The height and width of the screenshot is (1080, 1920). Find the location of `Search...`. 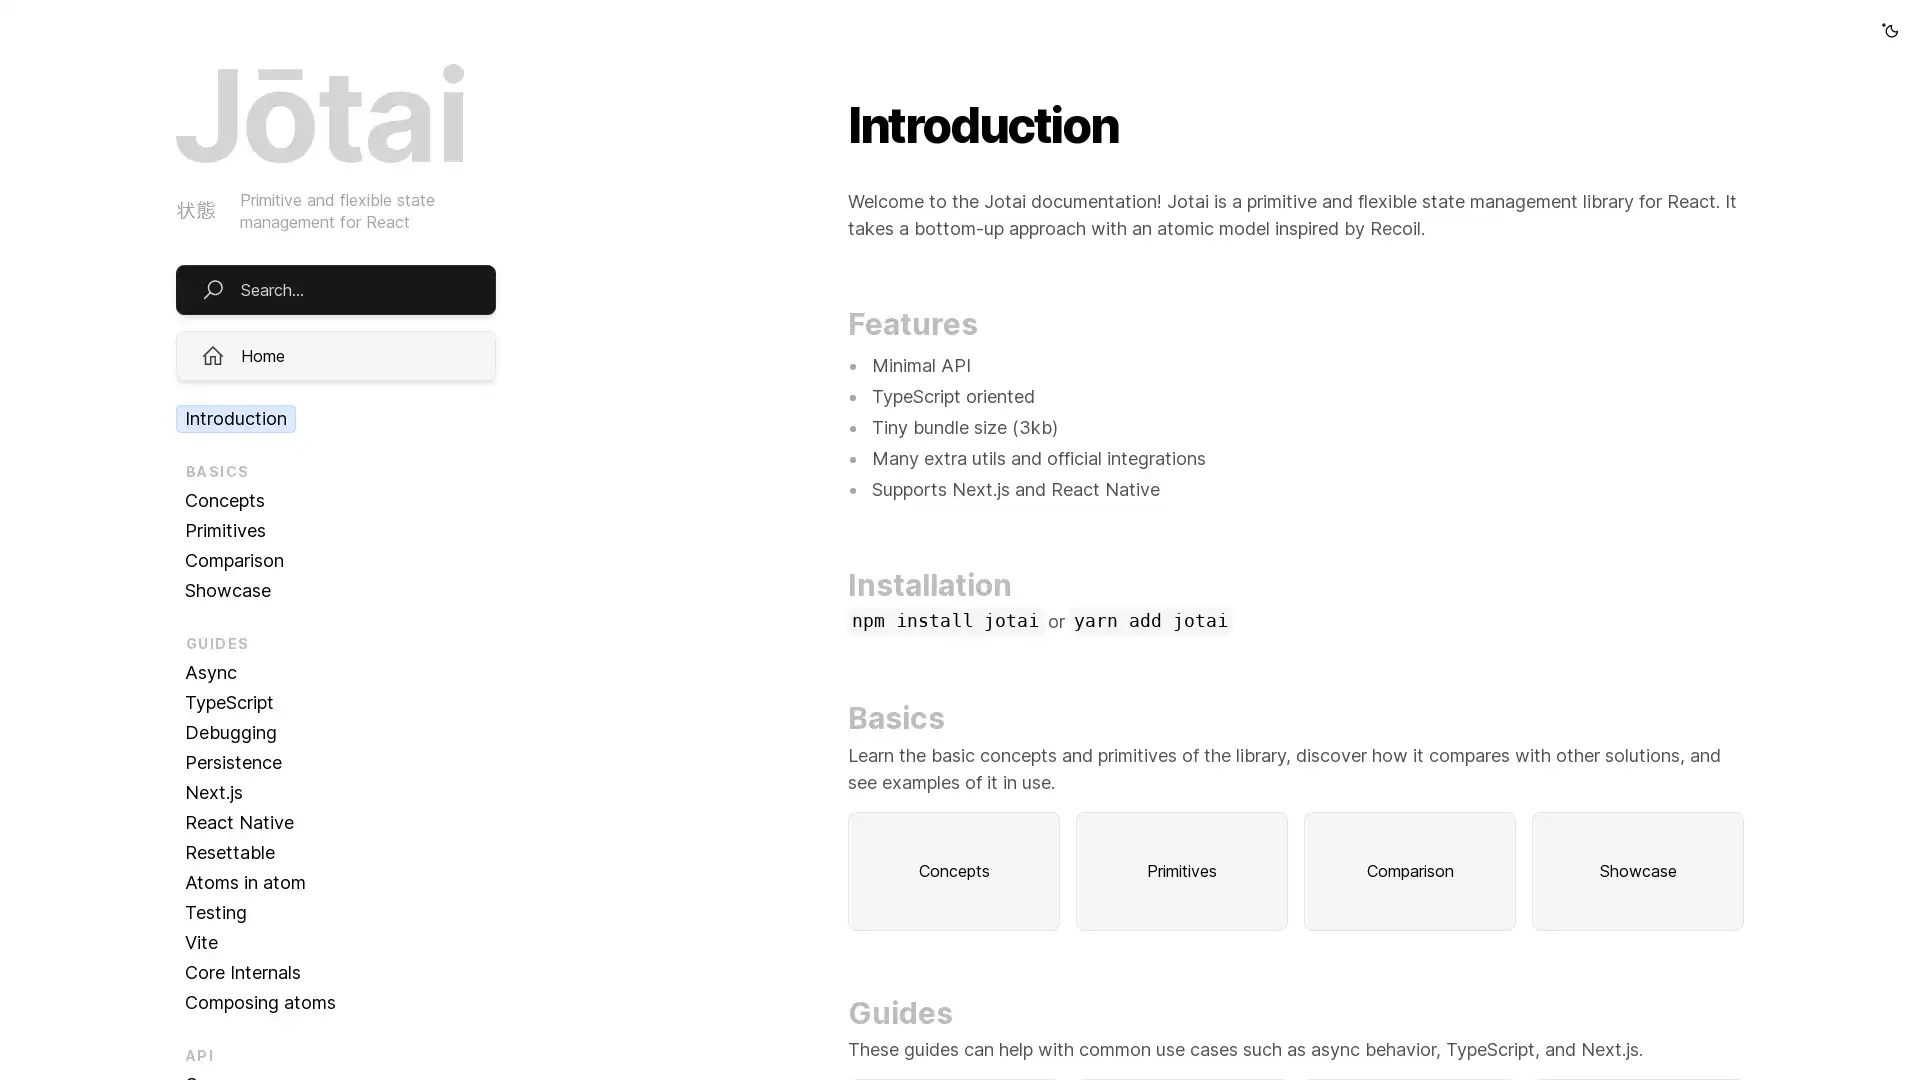

Search... is located at coordinates (960, 80).